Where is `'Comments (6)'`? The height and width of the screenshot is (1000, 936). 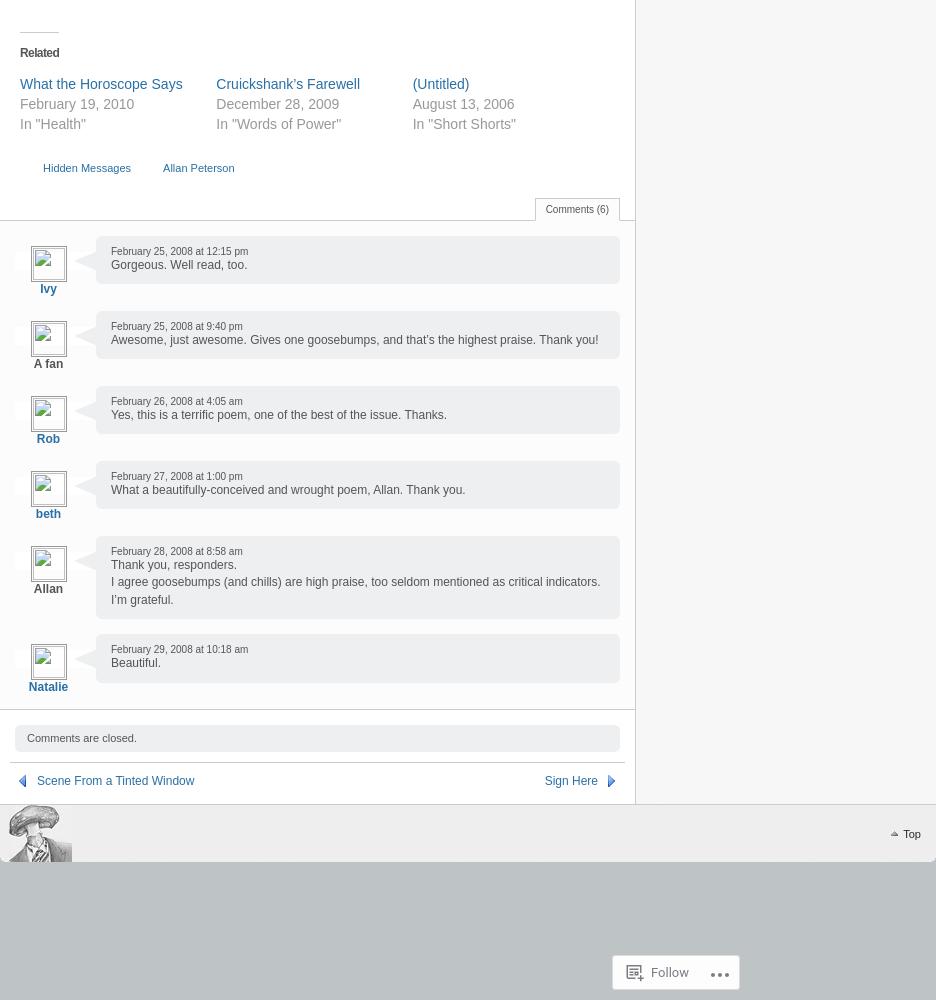
'Comments (6)' is located at coordinates (576, 207).